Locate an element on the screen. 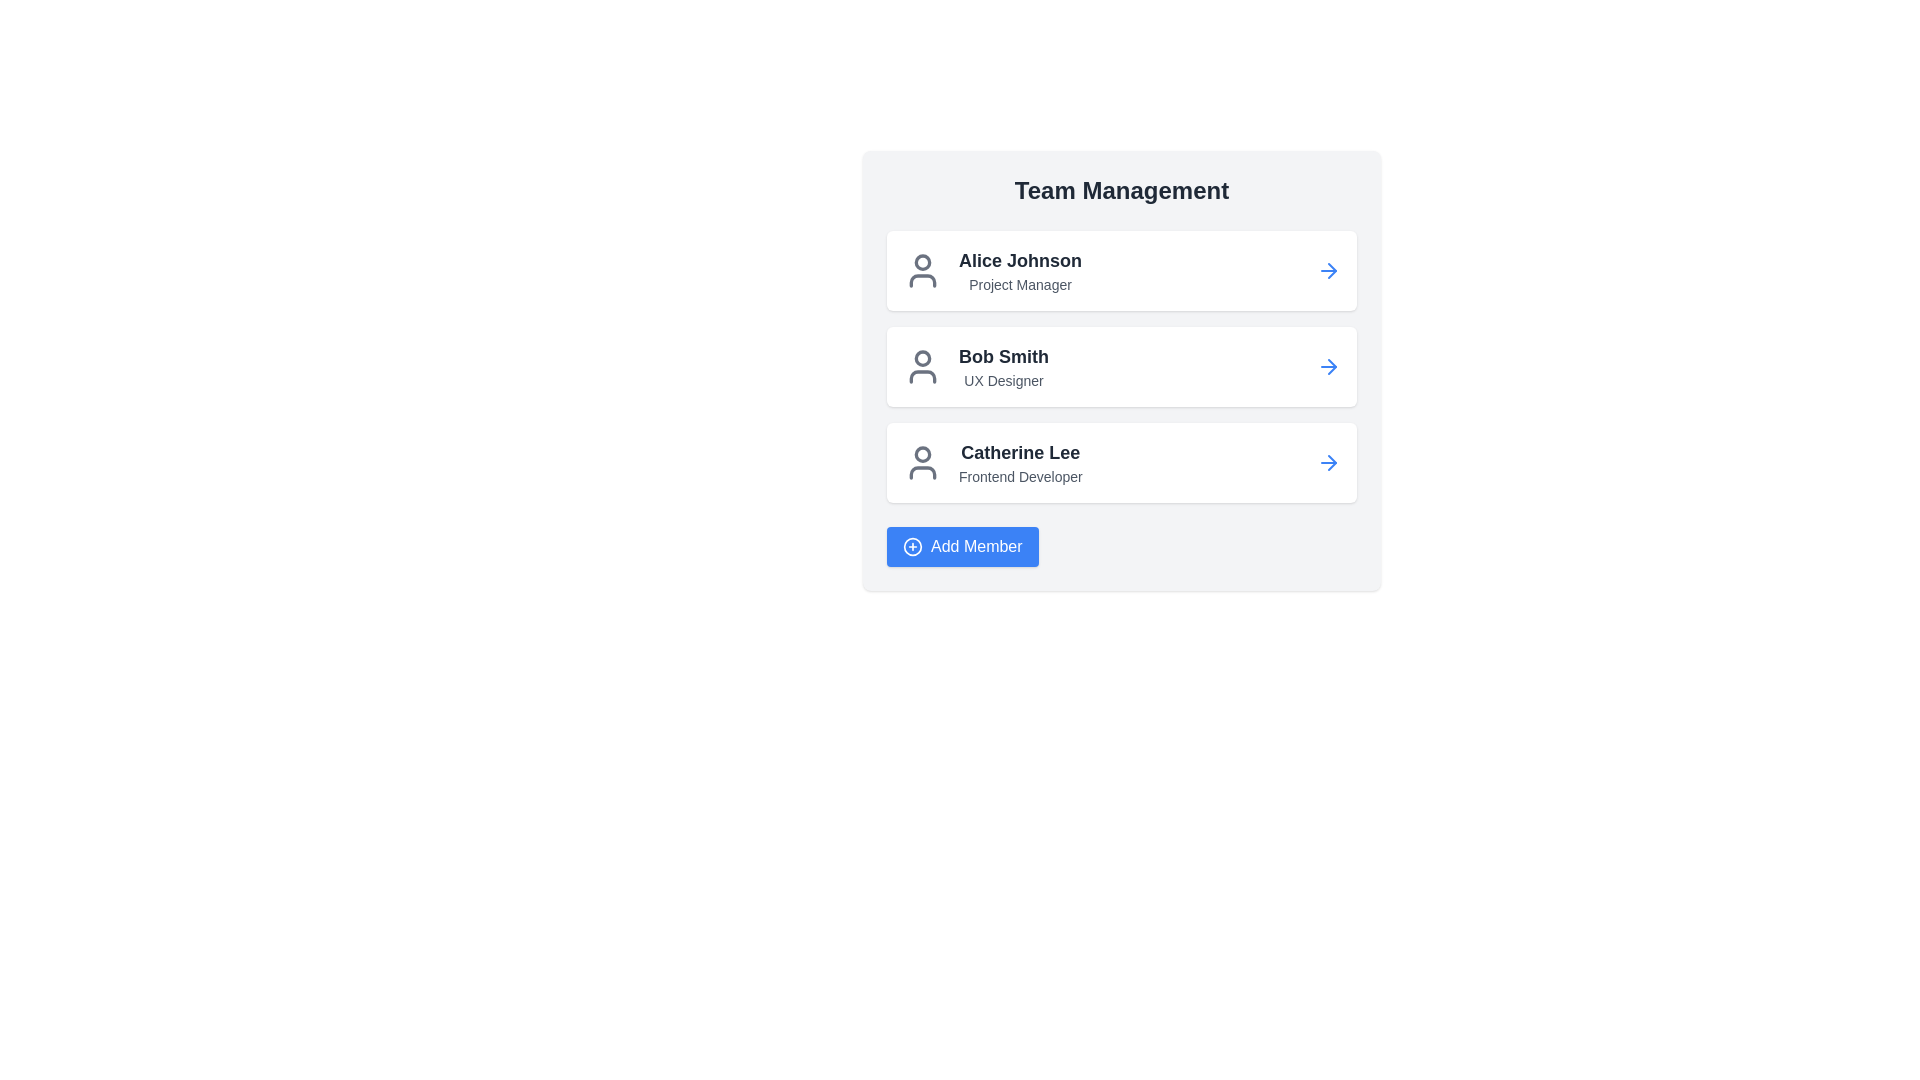 The image size is (1920, 1080). the List item card for 'Alice Johnson' is located at coordinates (1122, 270).